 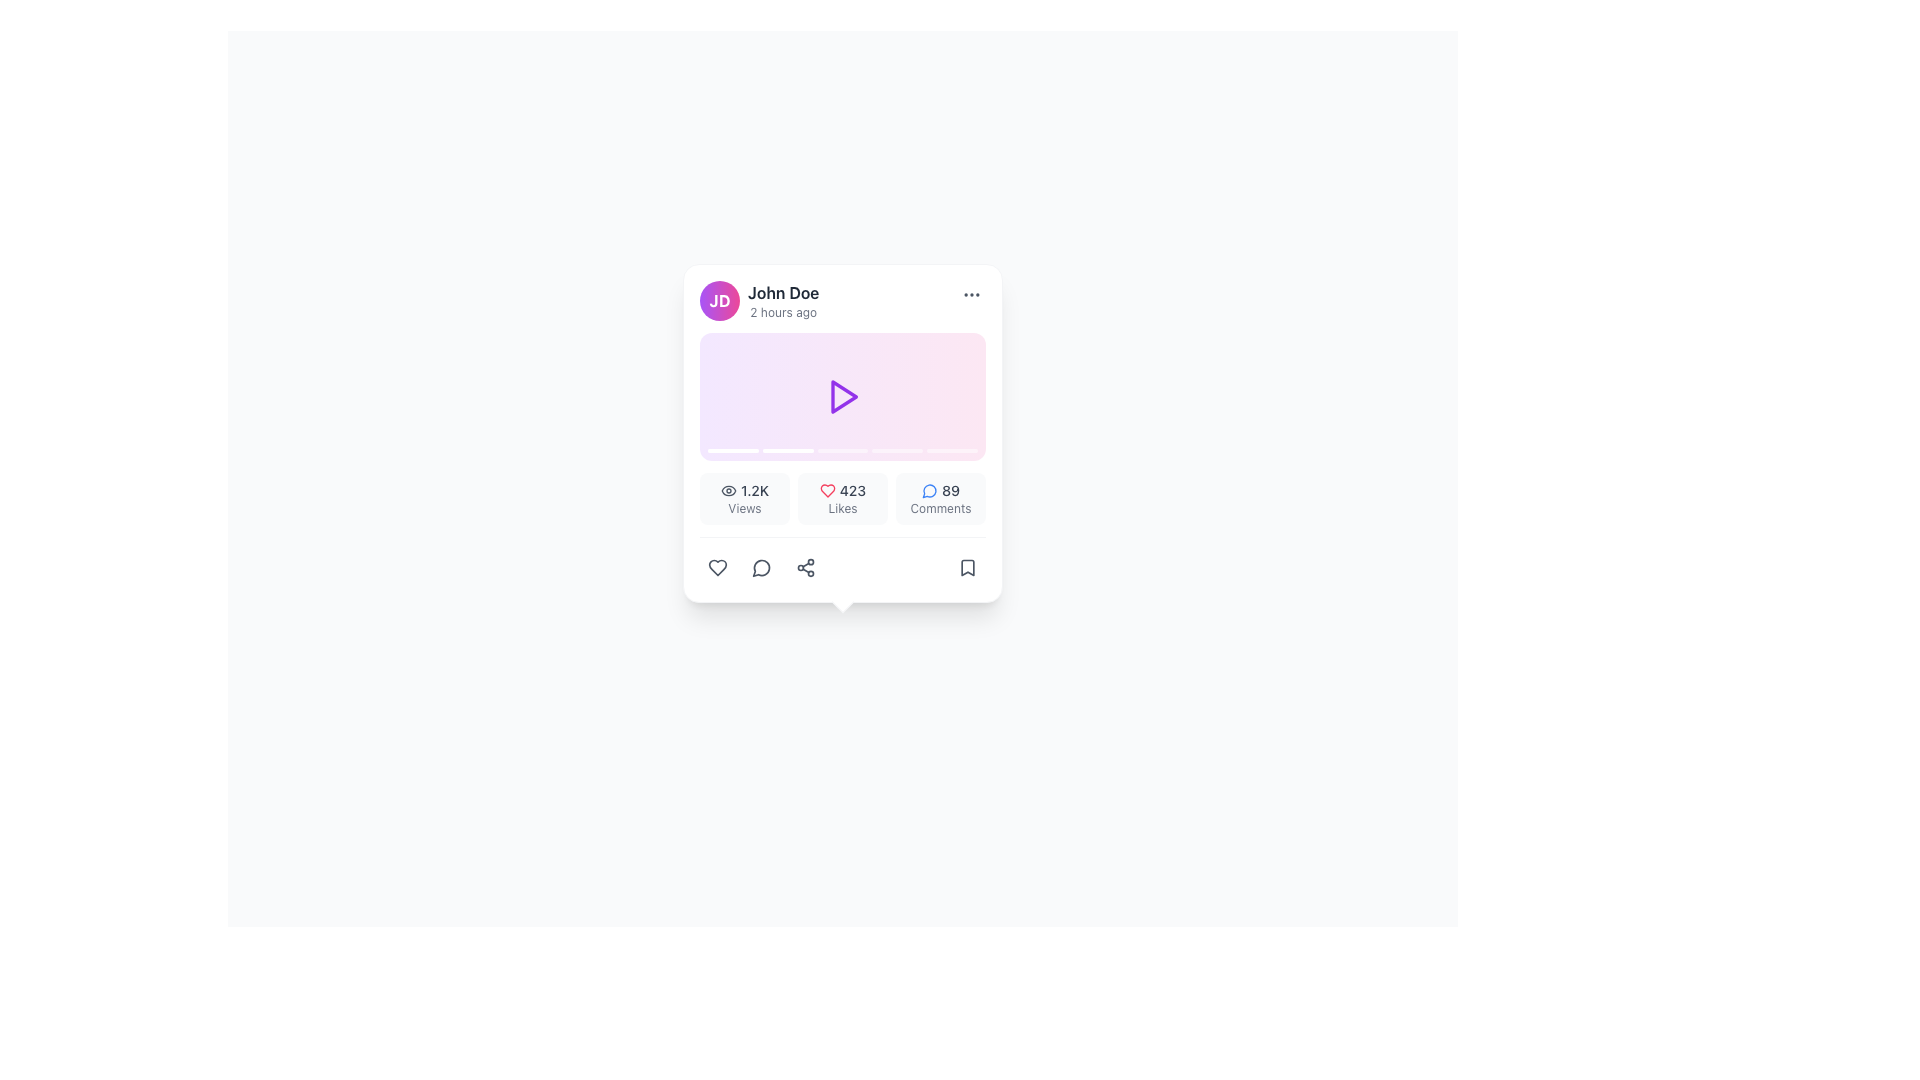 What do you see at coordinates (939, 490) in the screenshot?
I see `the comment count text element located in the 'Comments' section, which is to the right of the blue comment icon and above the label 'Comments'` at bounding box center [939, 490].